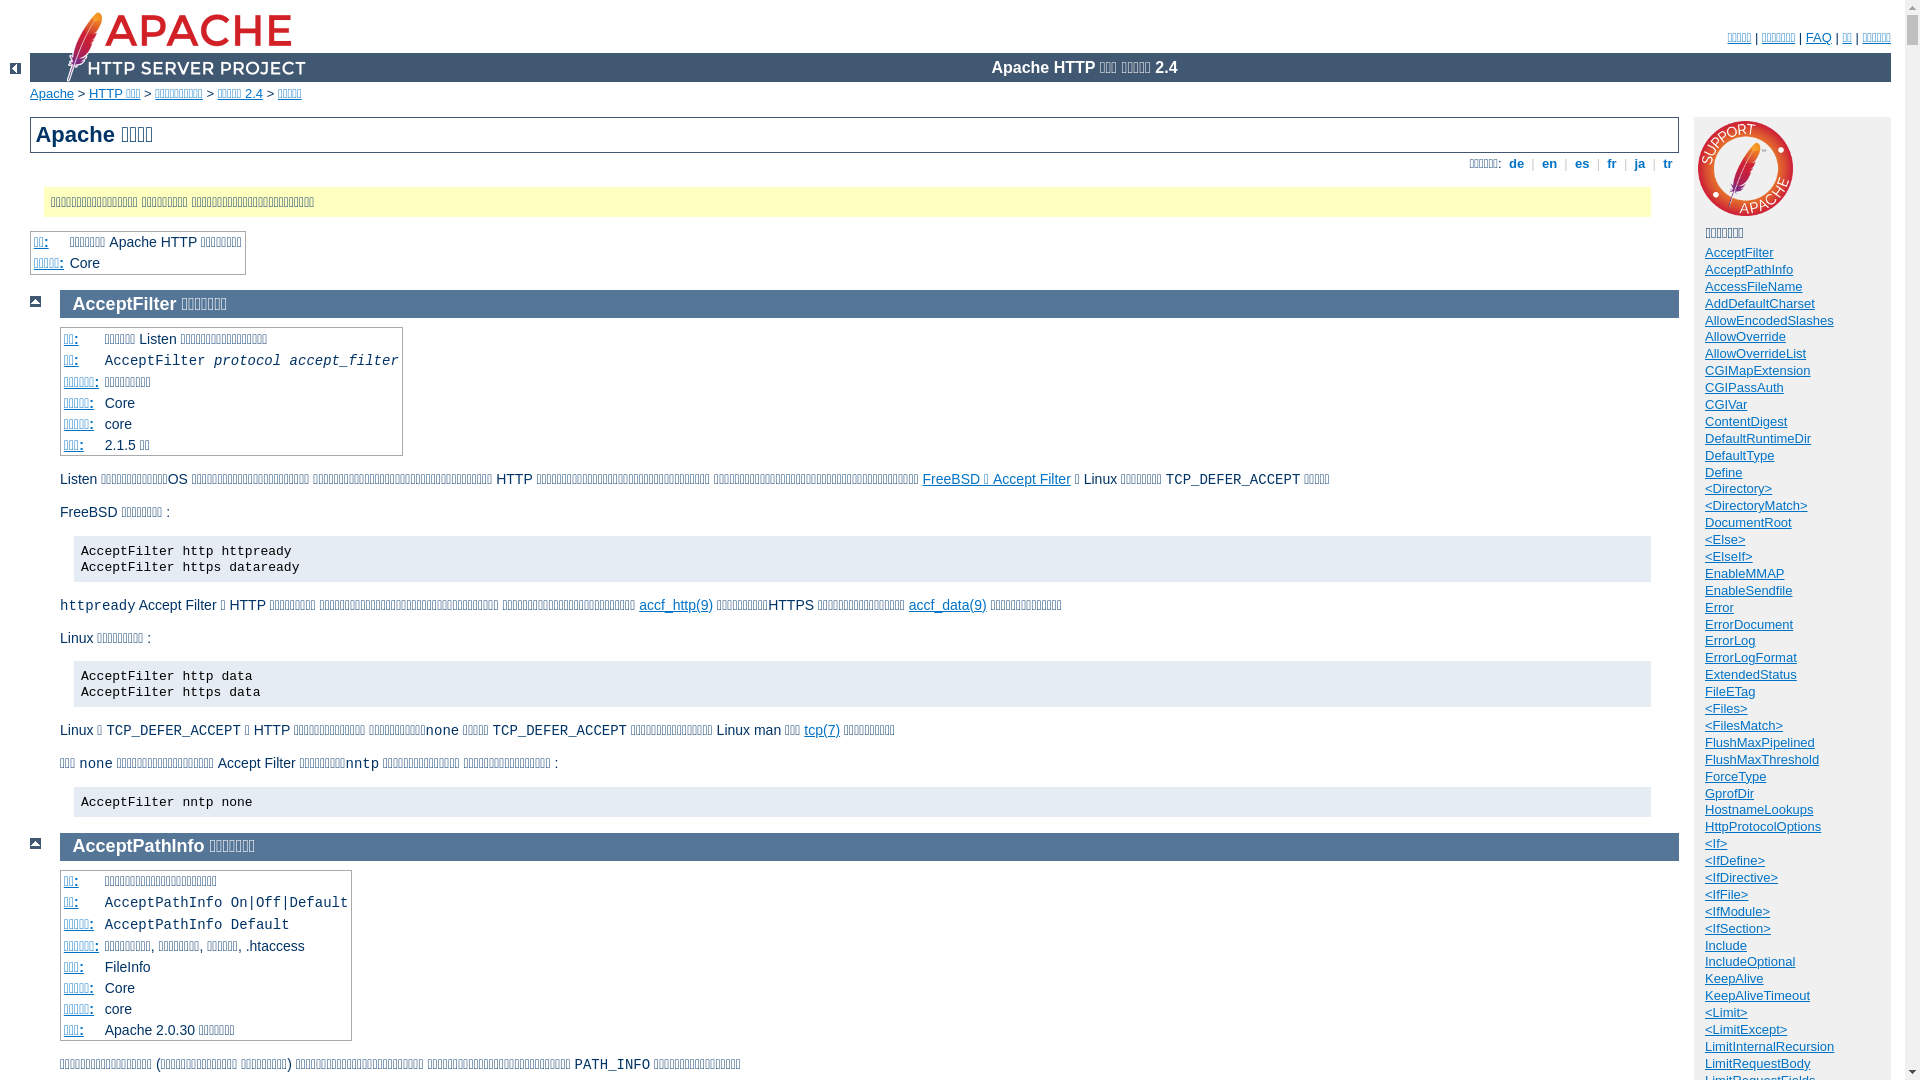 The width and height of the screenshot is (1920, 1080). What do you see at coordinates (52, 93) in the screenshot?
I see `'Apache'` at bounding box center [52, 93].